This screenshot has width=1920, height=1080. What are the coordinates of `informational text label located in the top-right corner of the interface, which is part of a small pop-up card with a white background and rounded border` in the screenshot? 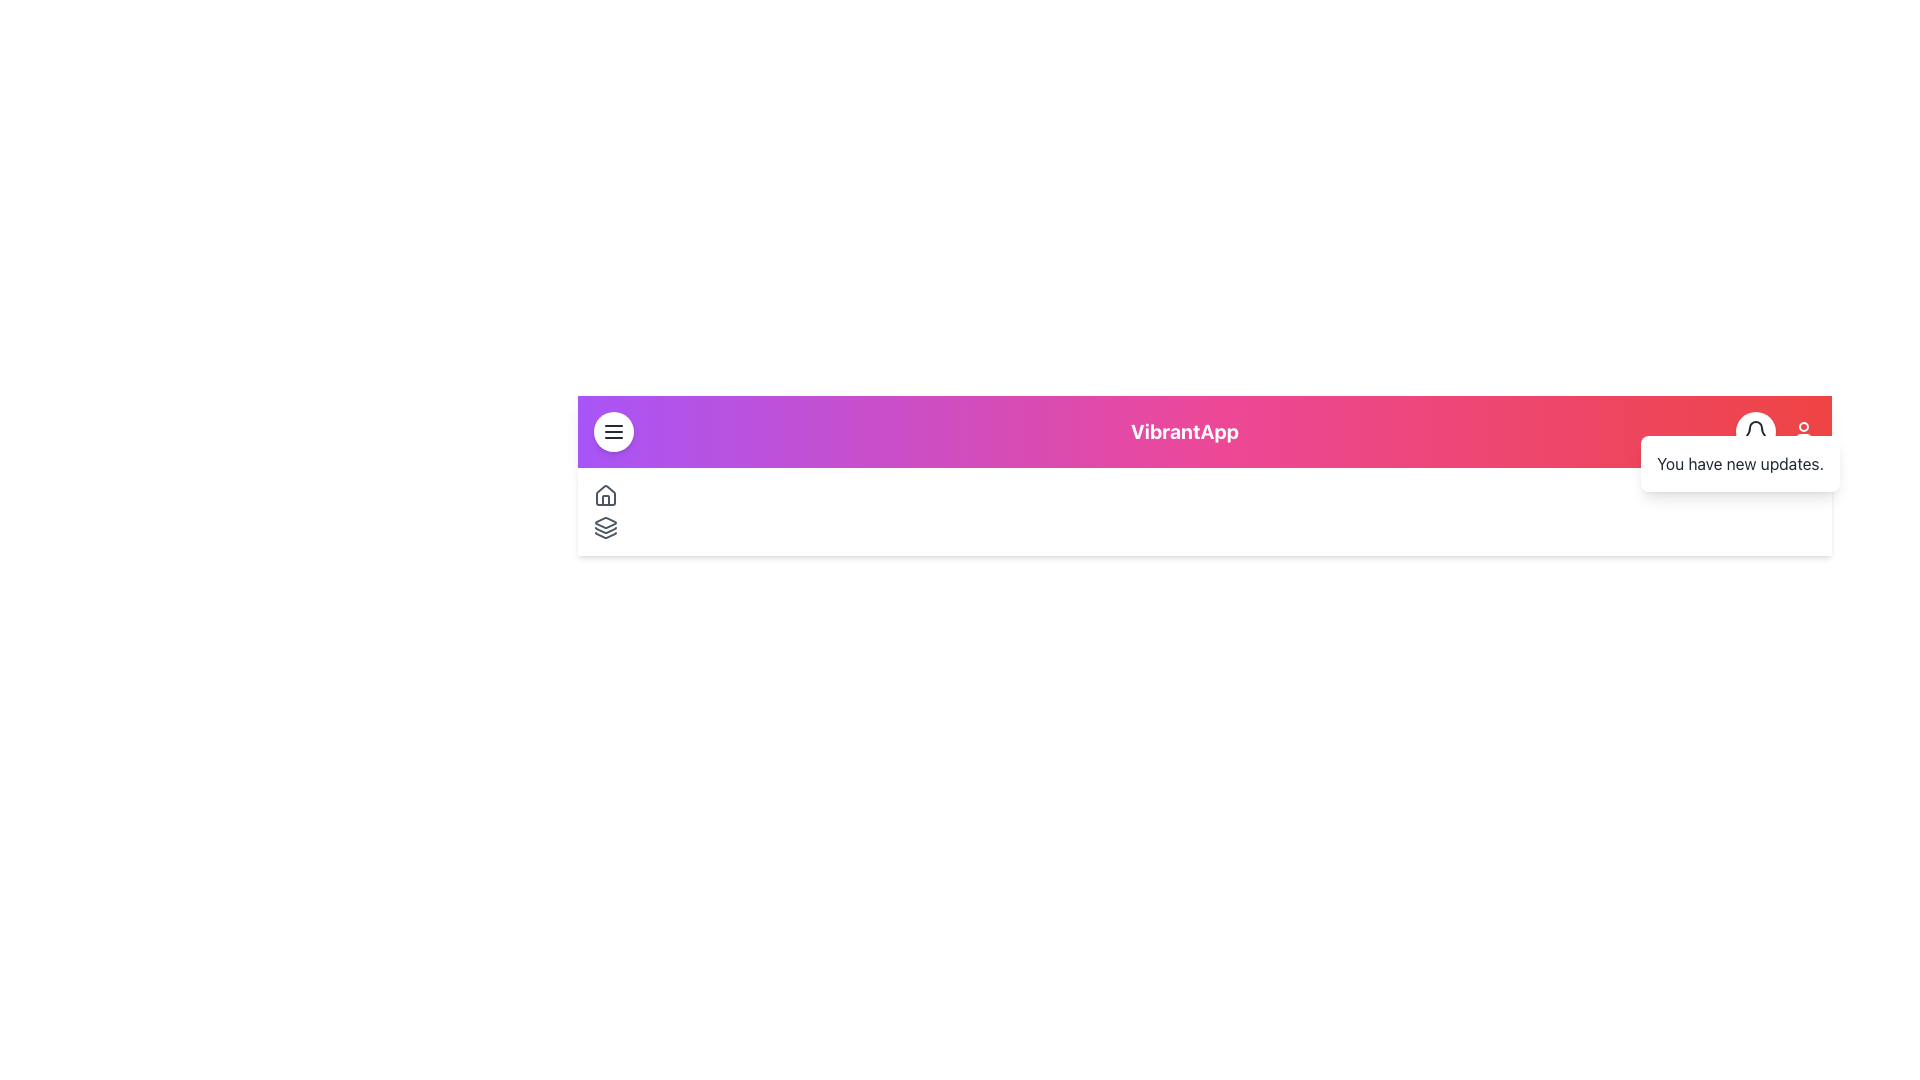 It's located at (1739, 463).